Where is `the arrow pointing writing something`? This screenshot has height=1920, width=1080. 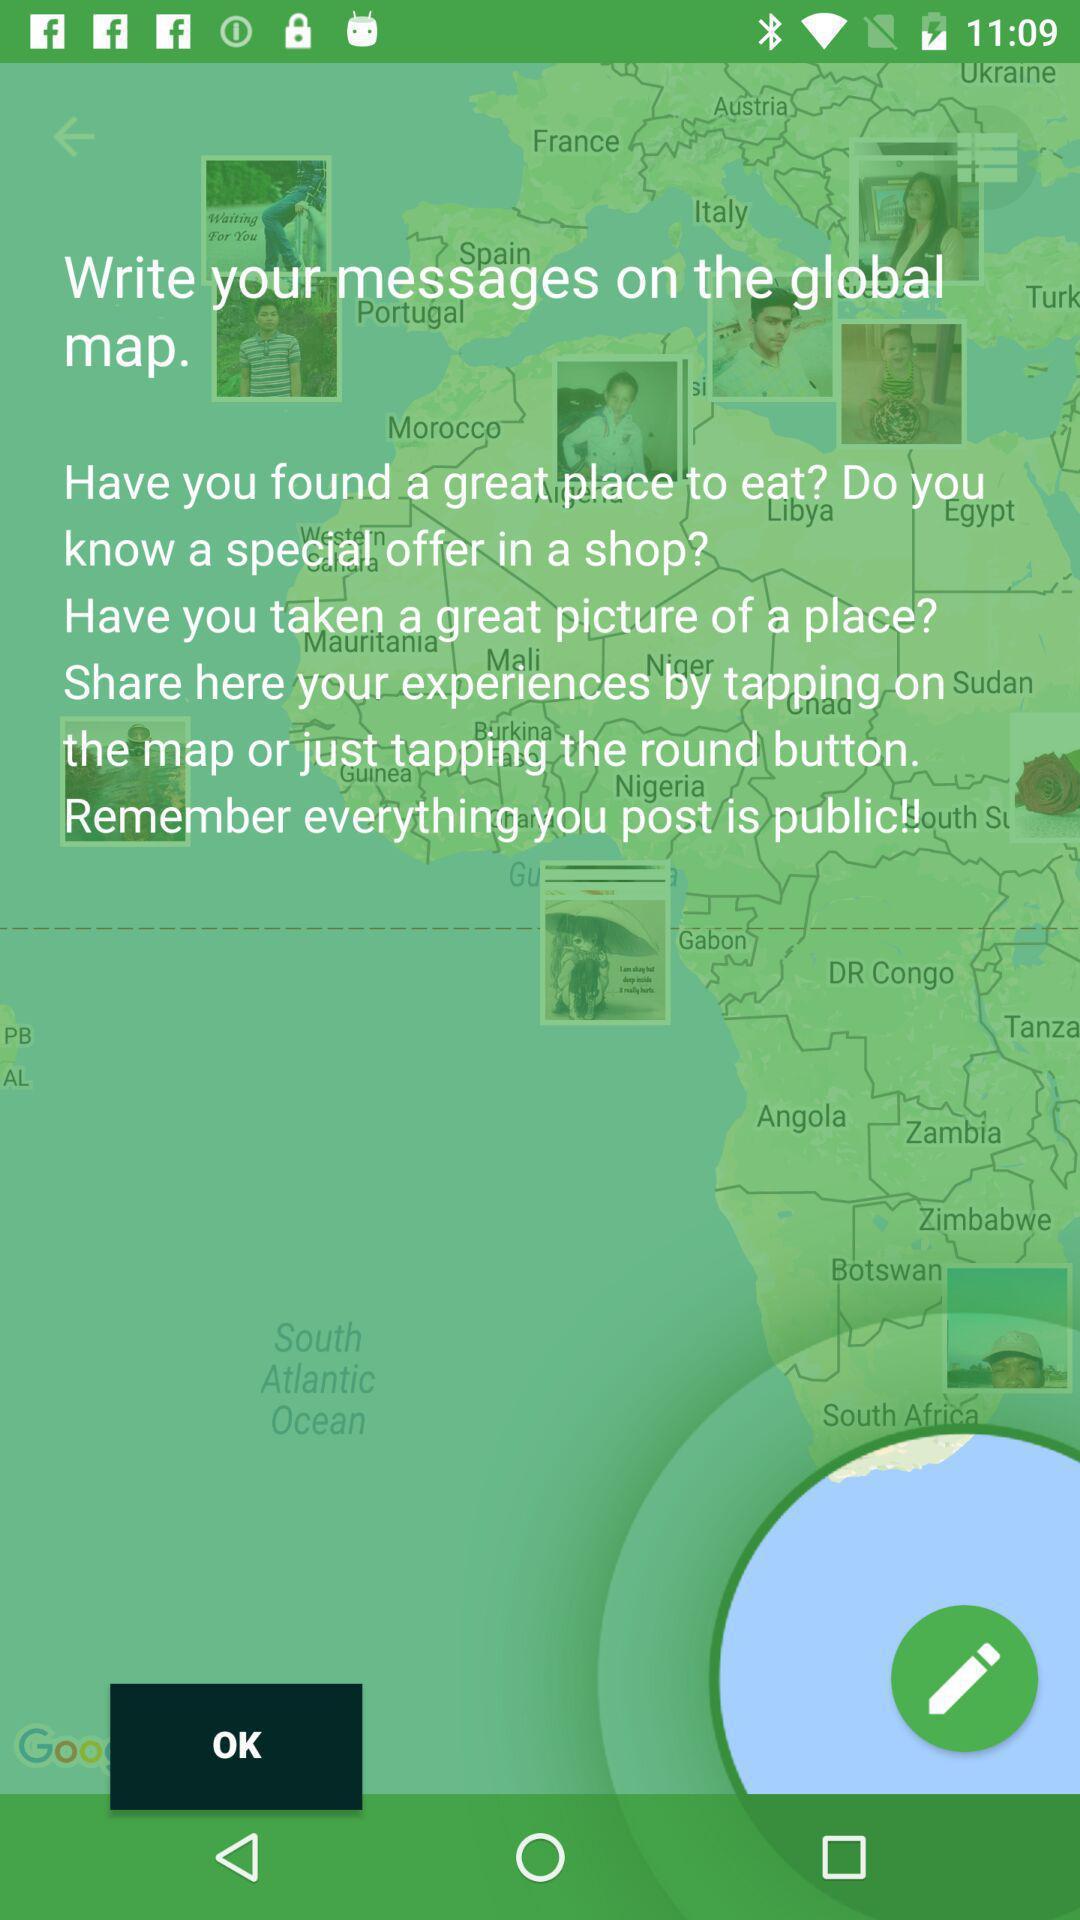 the arrow pointing writing something is located at coordinates (963, 1678).